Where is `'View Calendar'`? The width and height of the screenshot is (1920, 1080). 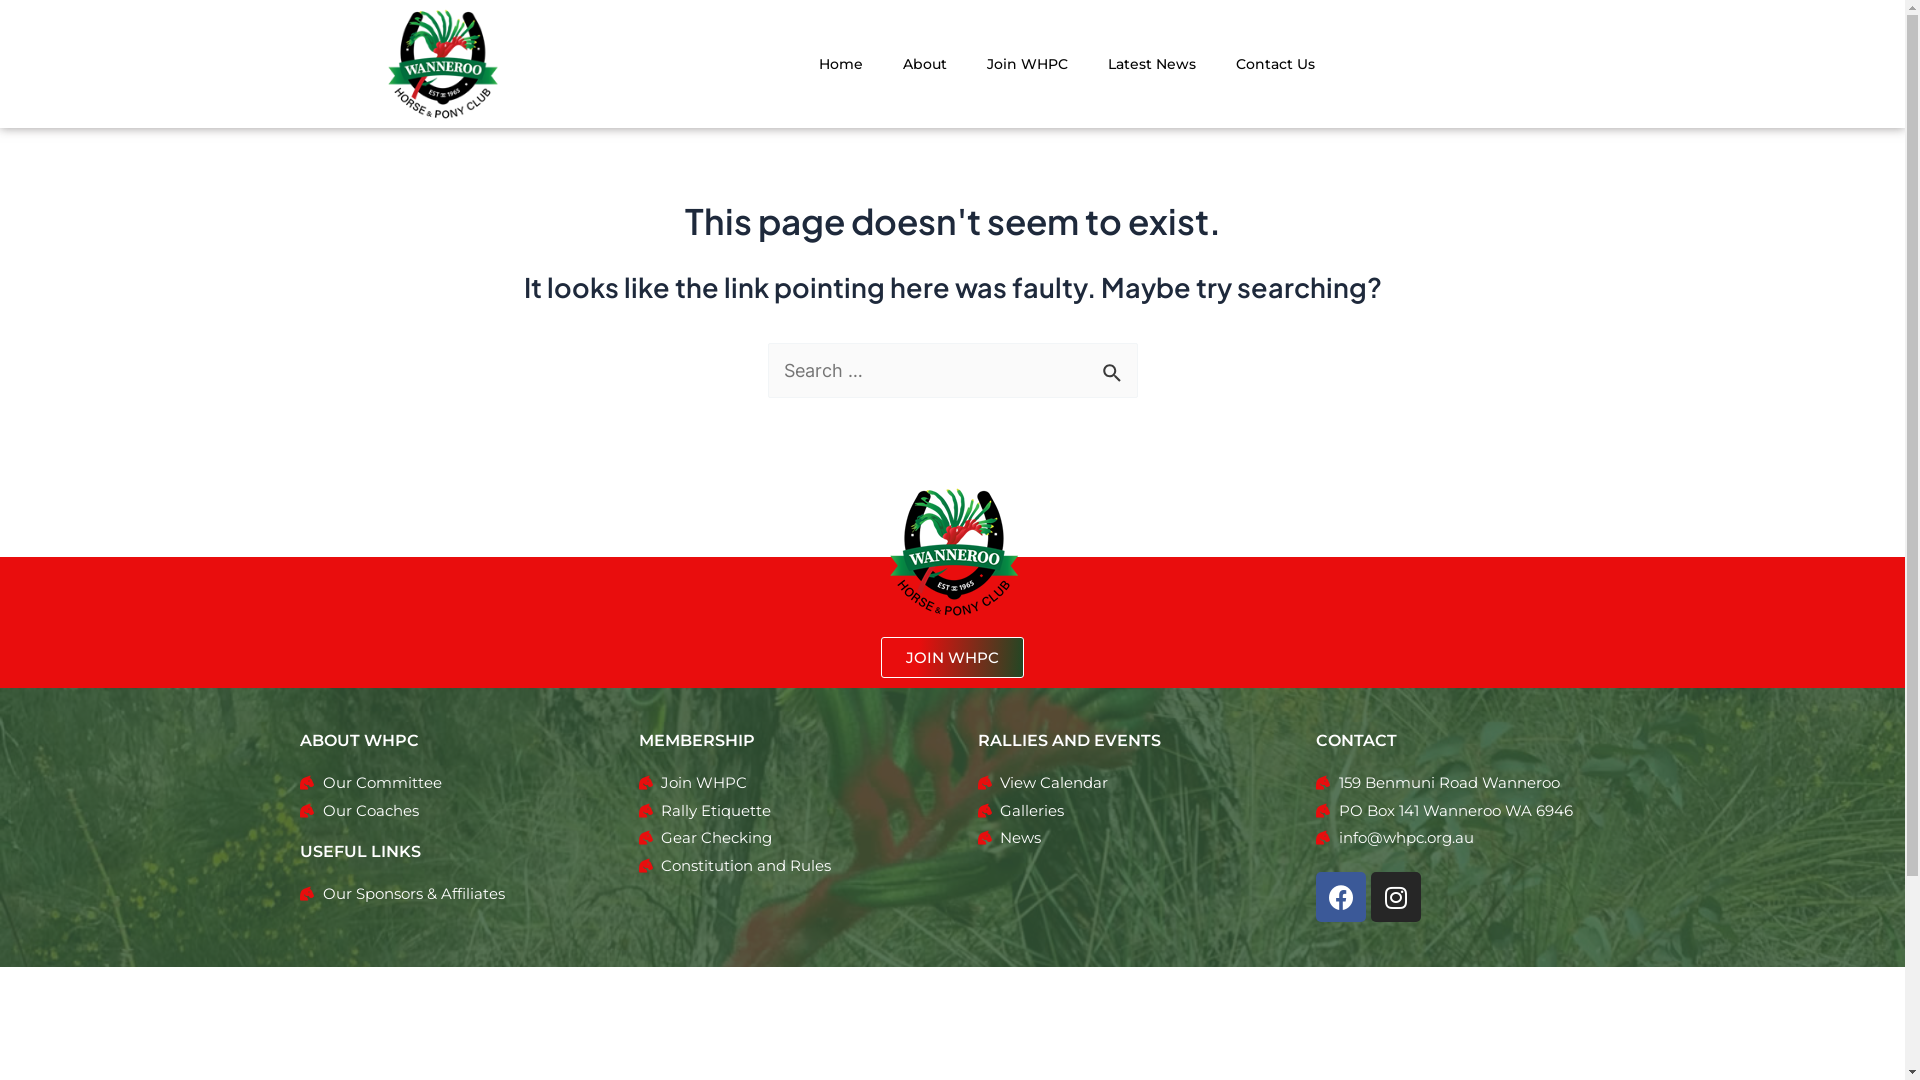 'View Calendar' is located at coordinates (1122, 782).